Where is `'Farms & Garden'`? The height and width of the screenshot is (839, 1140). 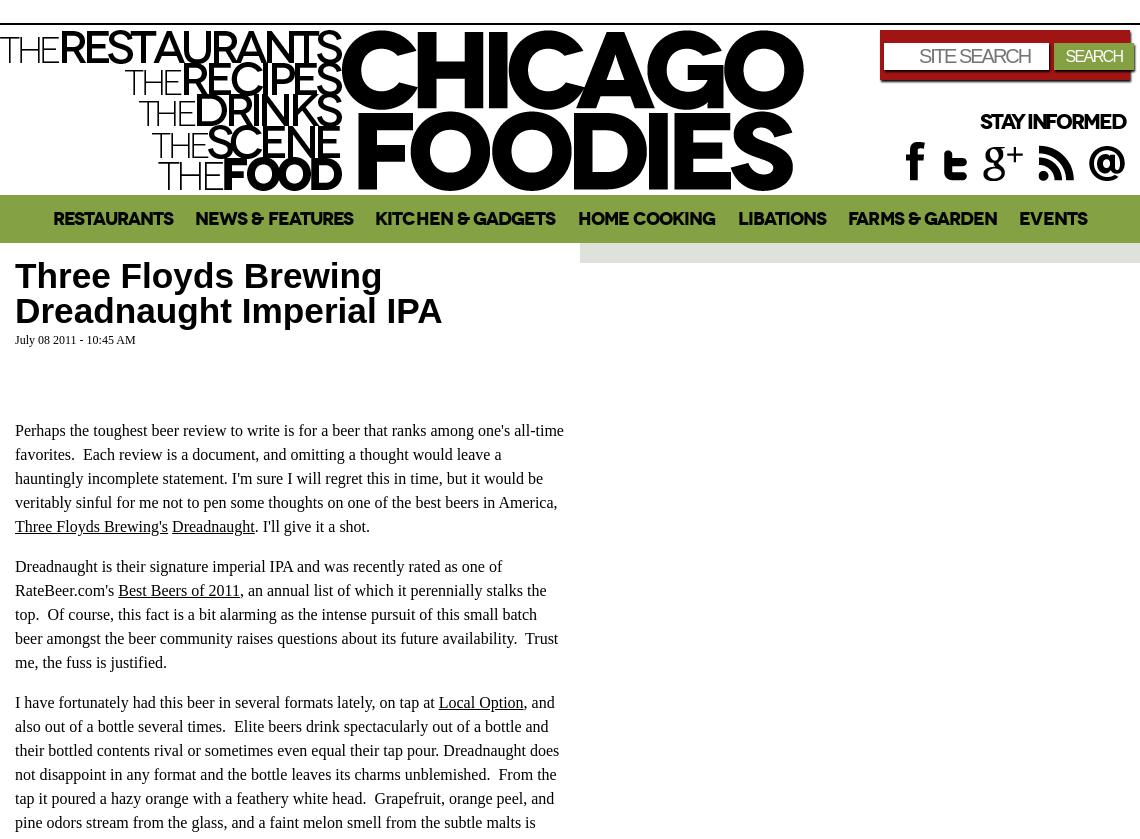
'Farms & Garden' is located at coordinates (922, 218).